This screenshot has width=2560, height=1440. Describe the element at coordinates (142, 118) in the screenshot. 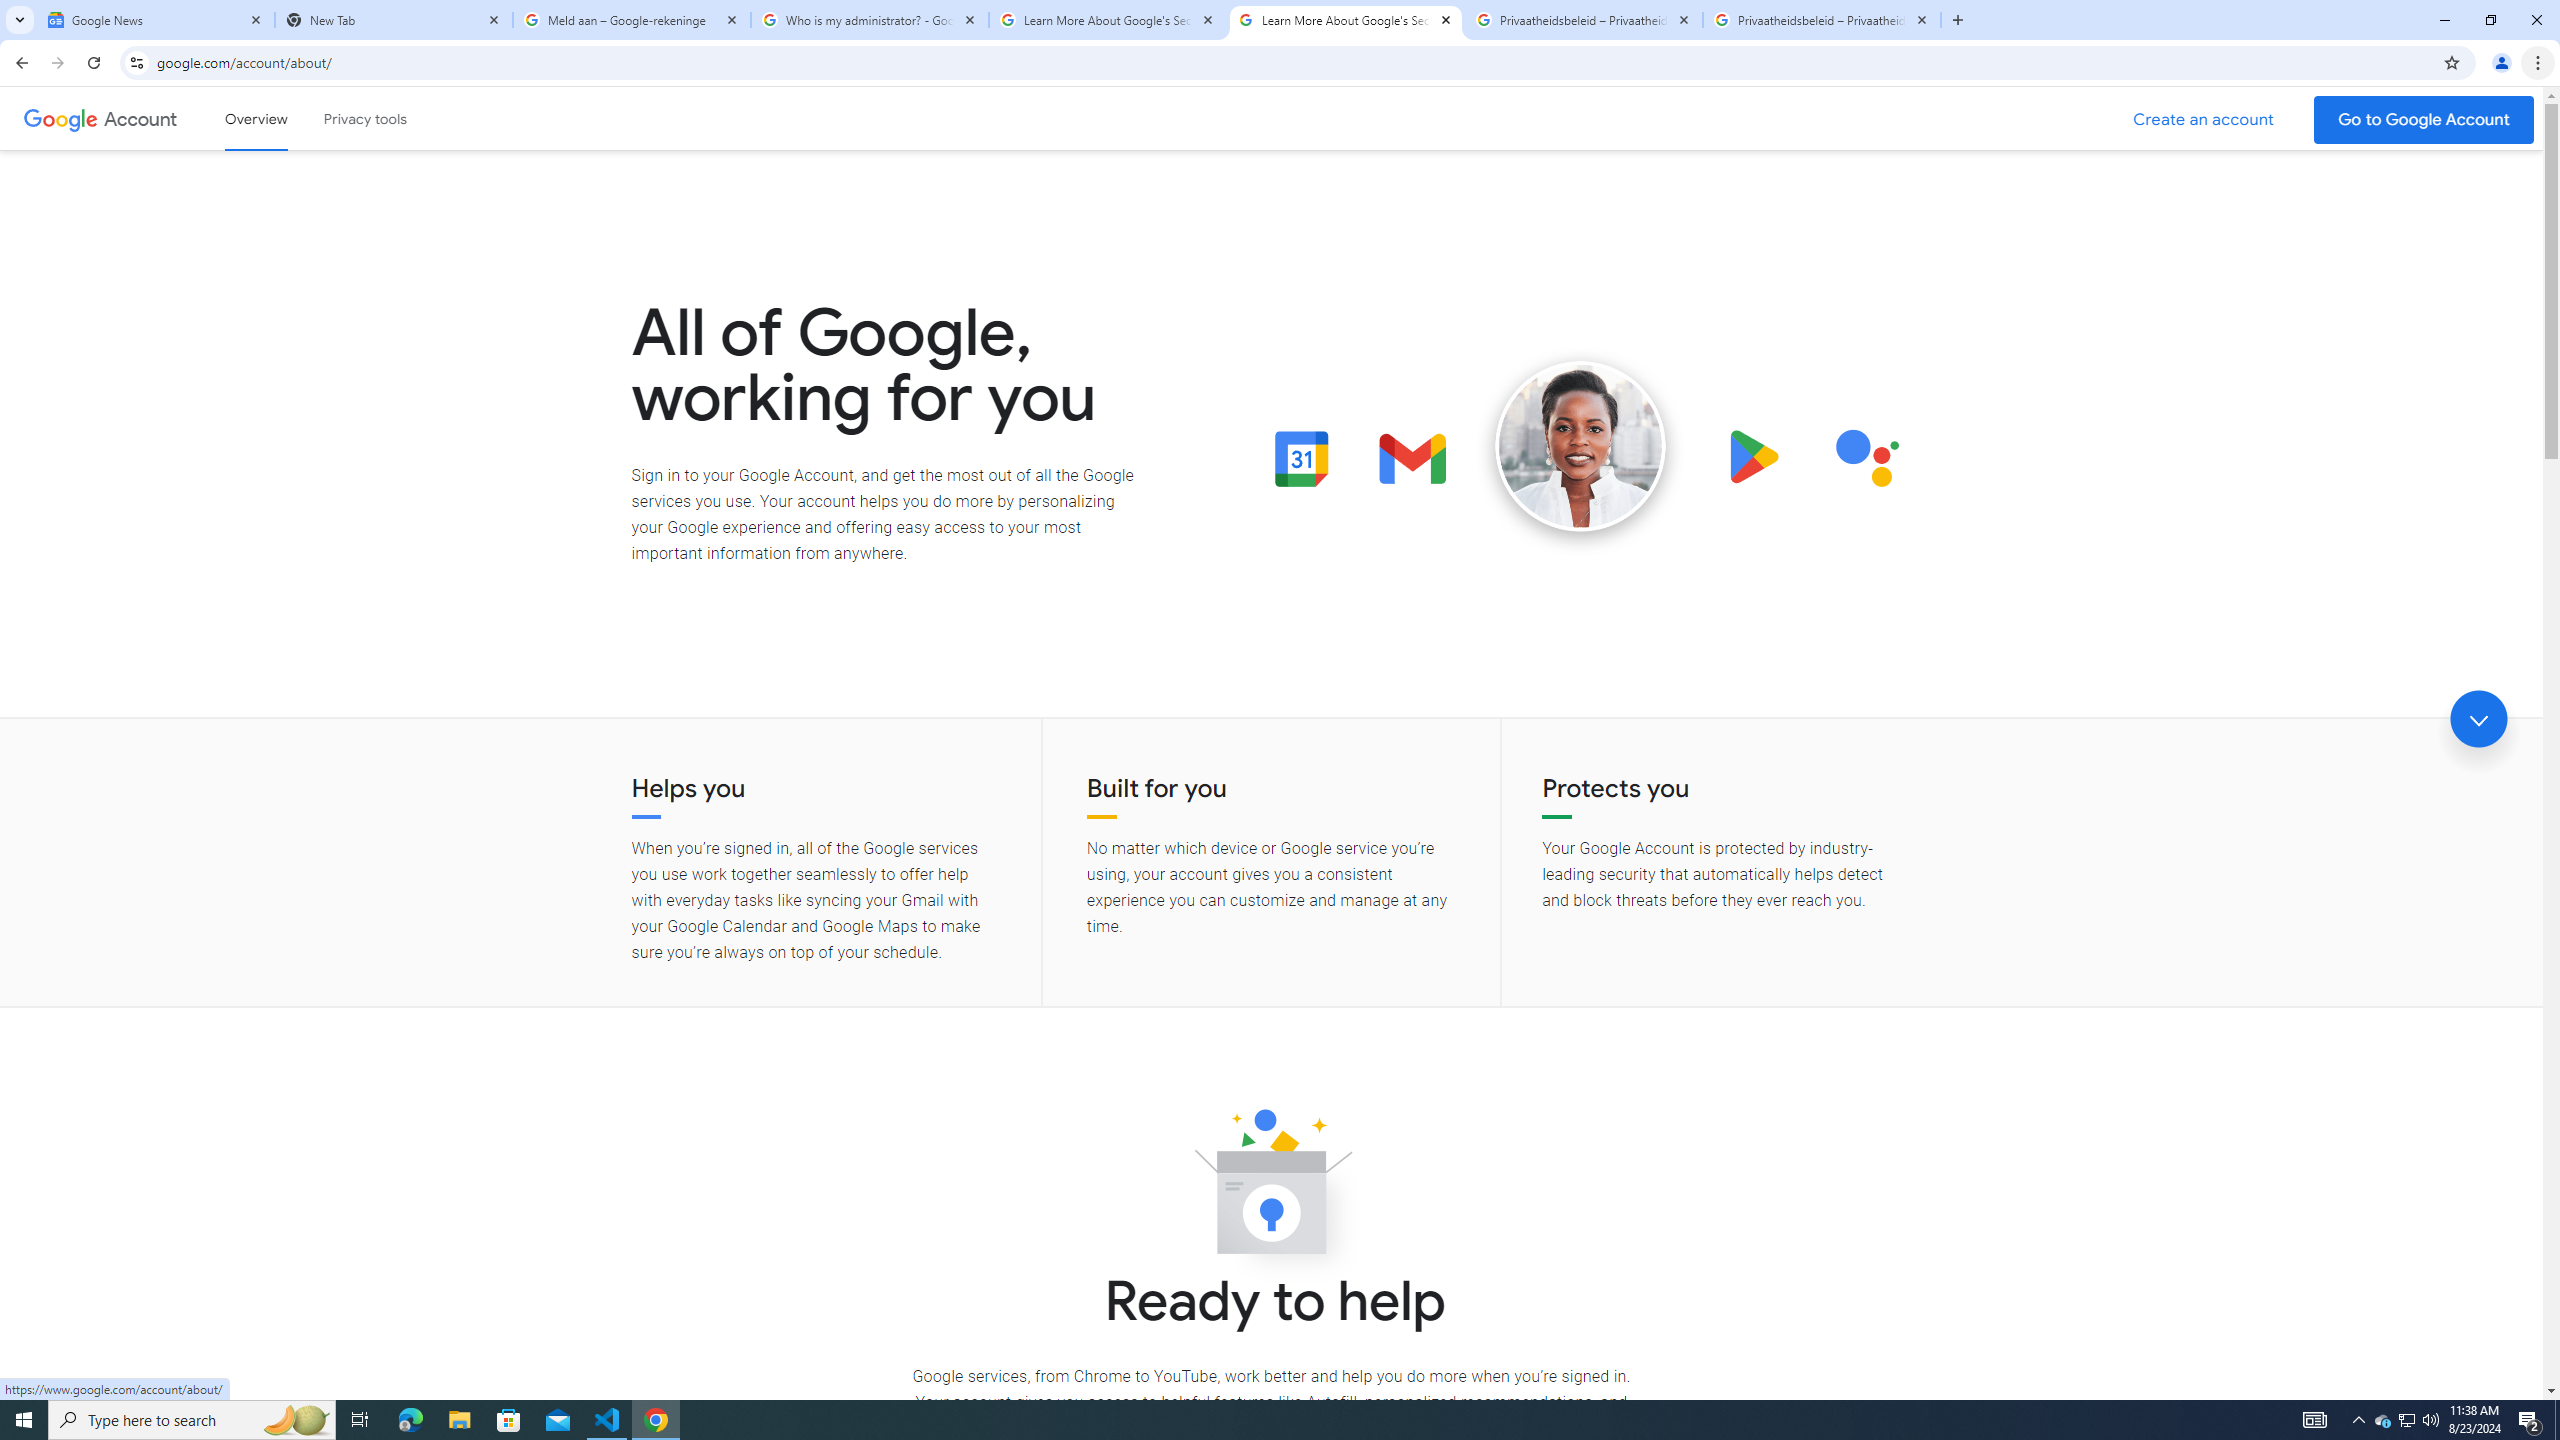

I see `'Google Account'` at that location.